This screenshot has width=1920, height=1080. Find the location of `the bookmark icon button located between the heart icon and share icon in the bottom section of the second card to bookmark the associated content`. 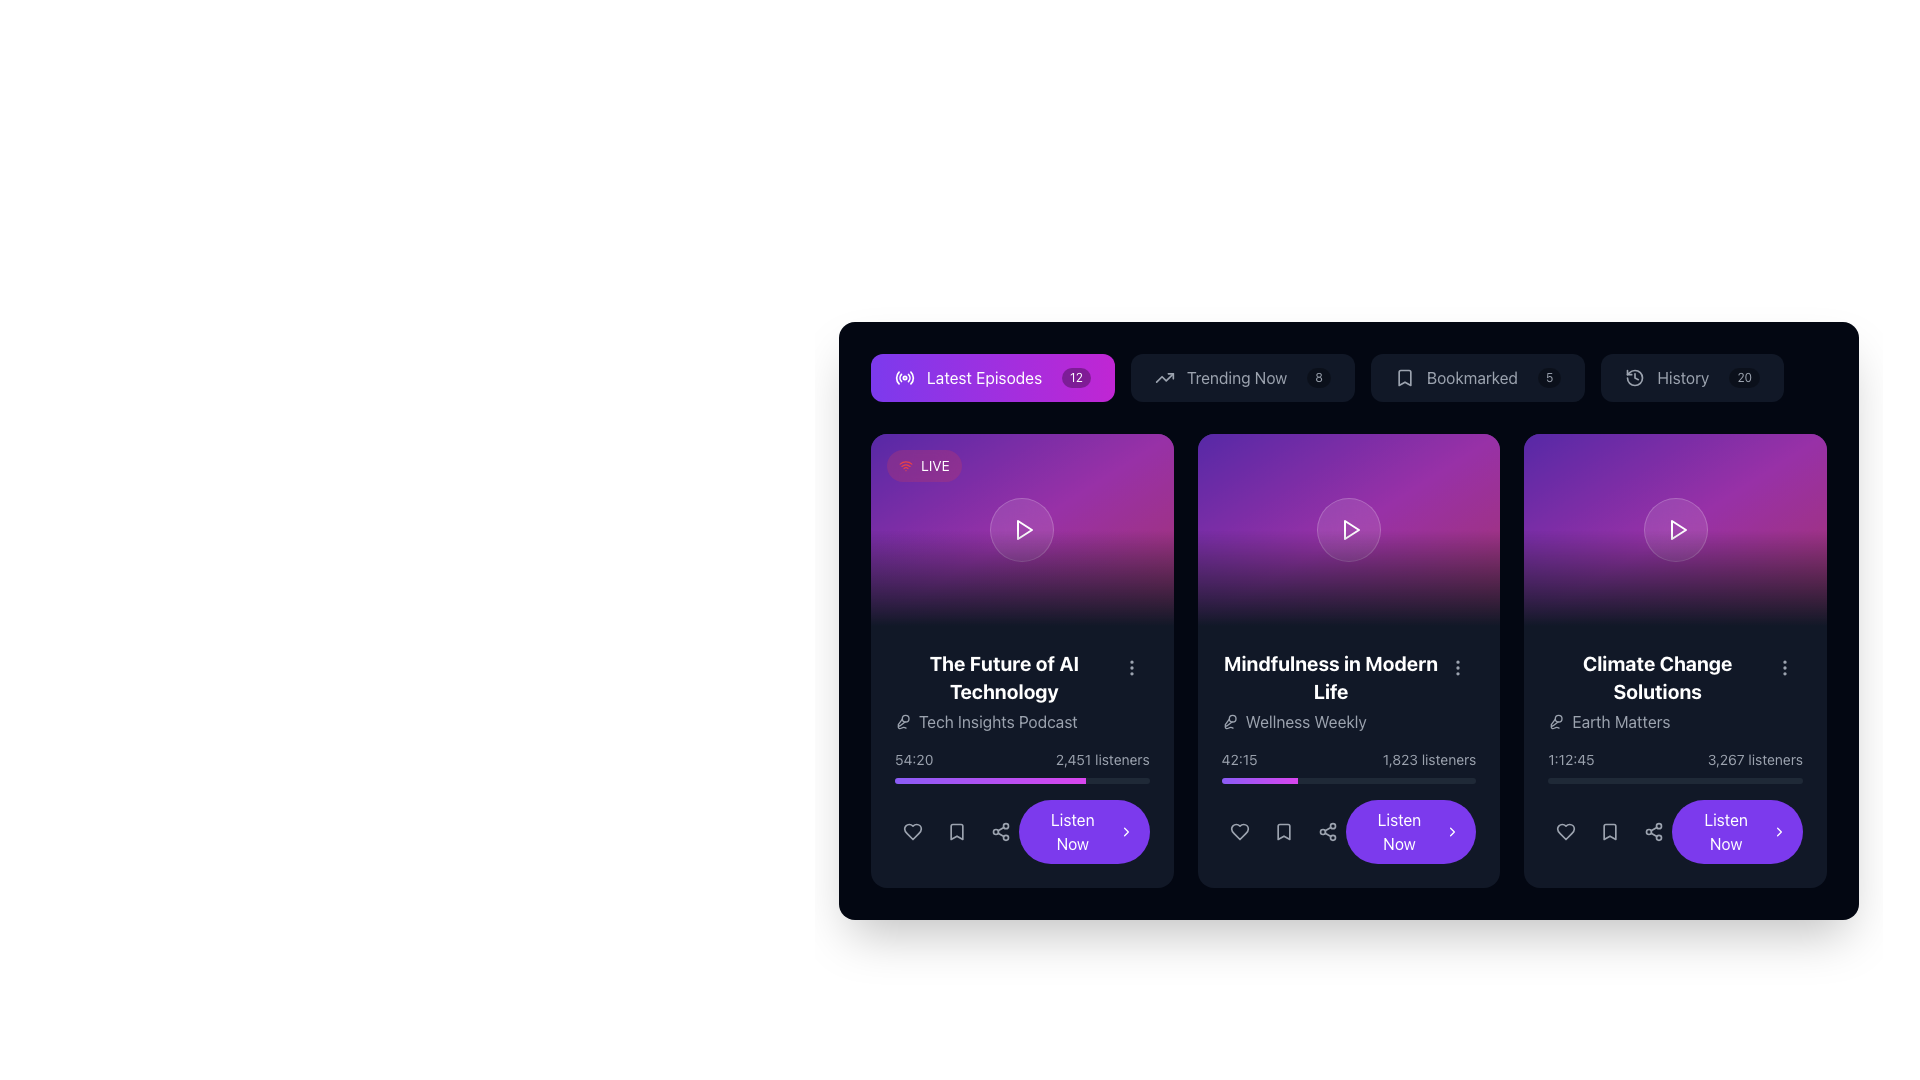

the bookmark icon button located between the heart icon and share icon in the bottom section of the second card to bookmark the associated content is located at coordinates (1283, 832).